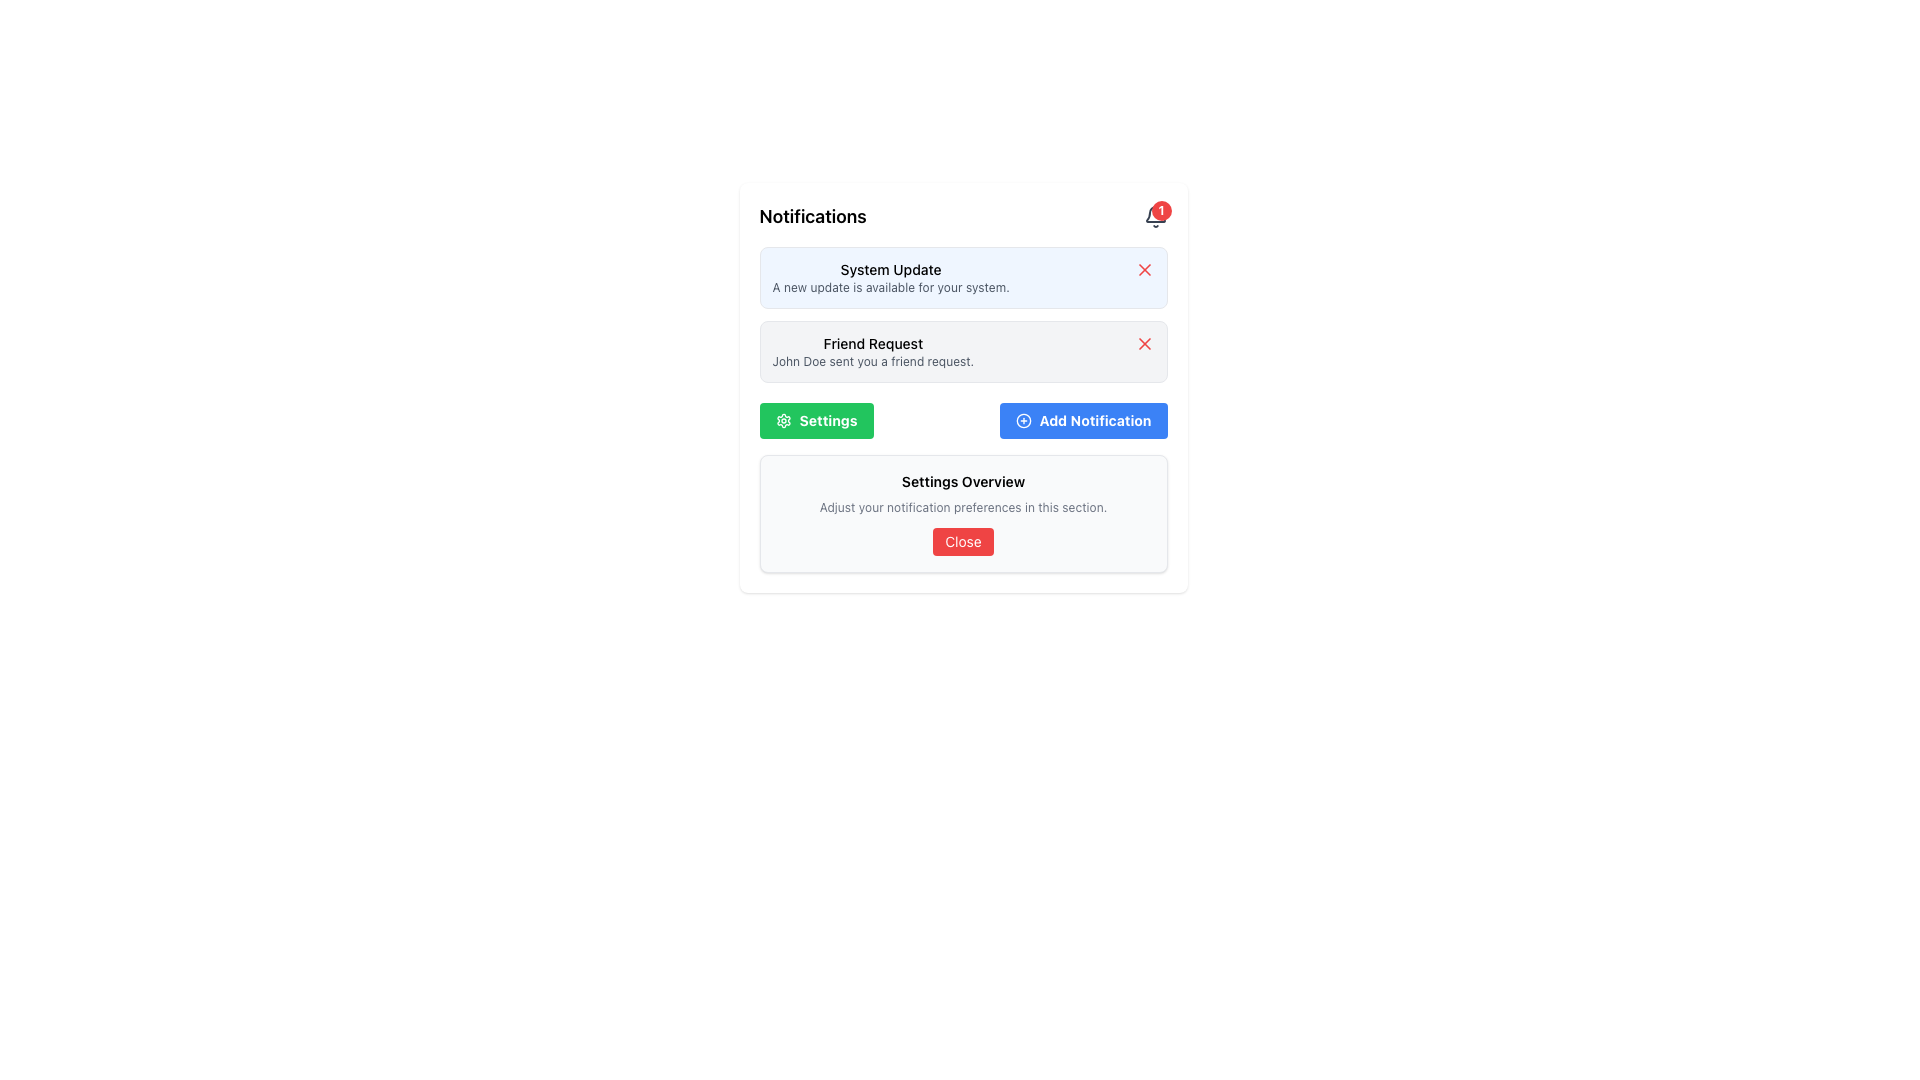 The width and height of the screenshot is (1920, 1080). I want to click on the decorative icon representing the action of adding a new notification, located to the left of the 'Add Notification' text inside a blue button at the bottom of the notifications list section, so click(1023, 419).